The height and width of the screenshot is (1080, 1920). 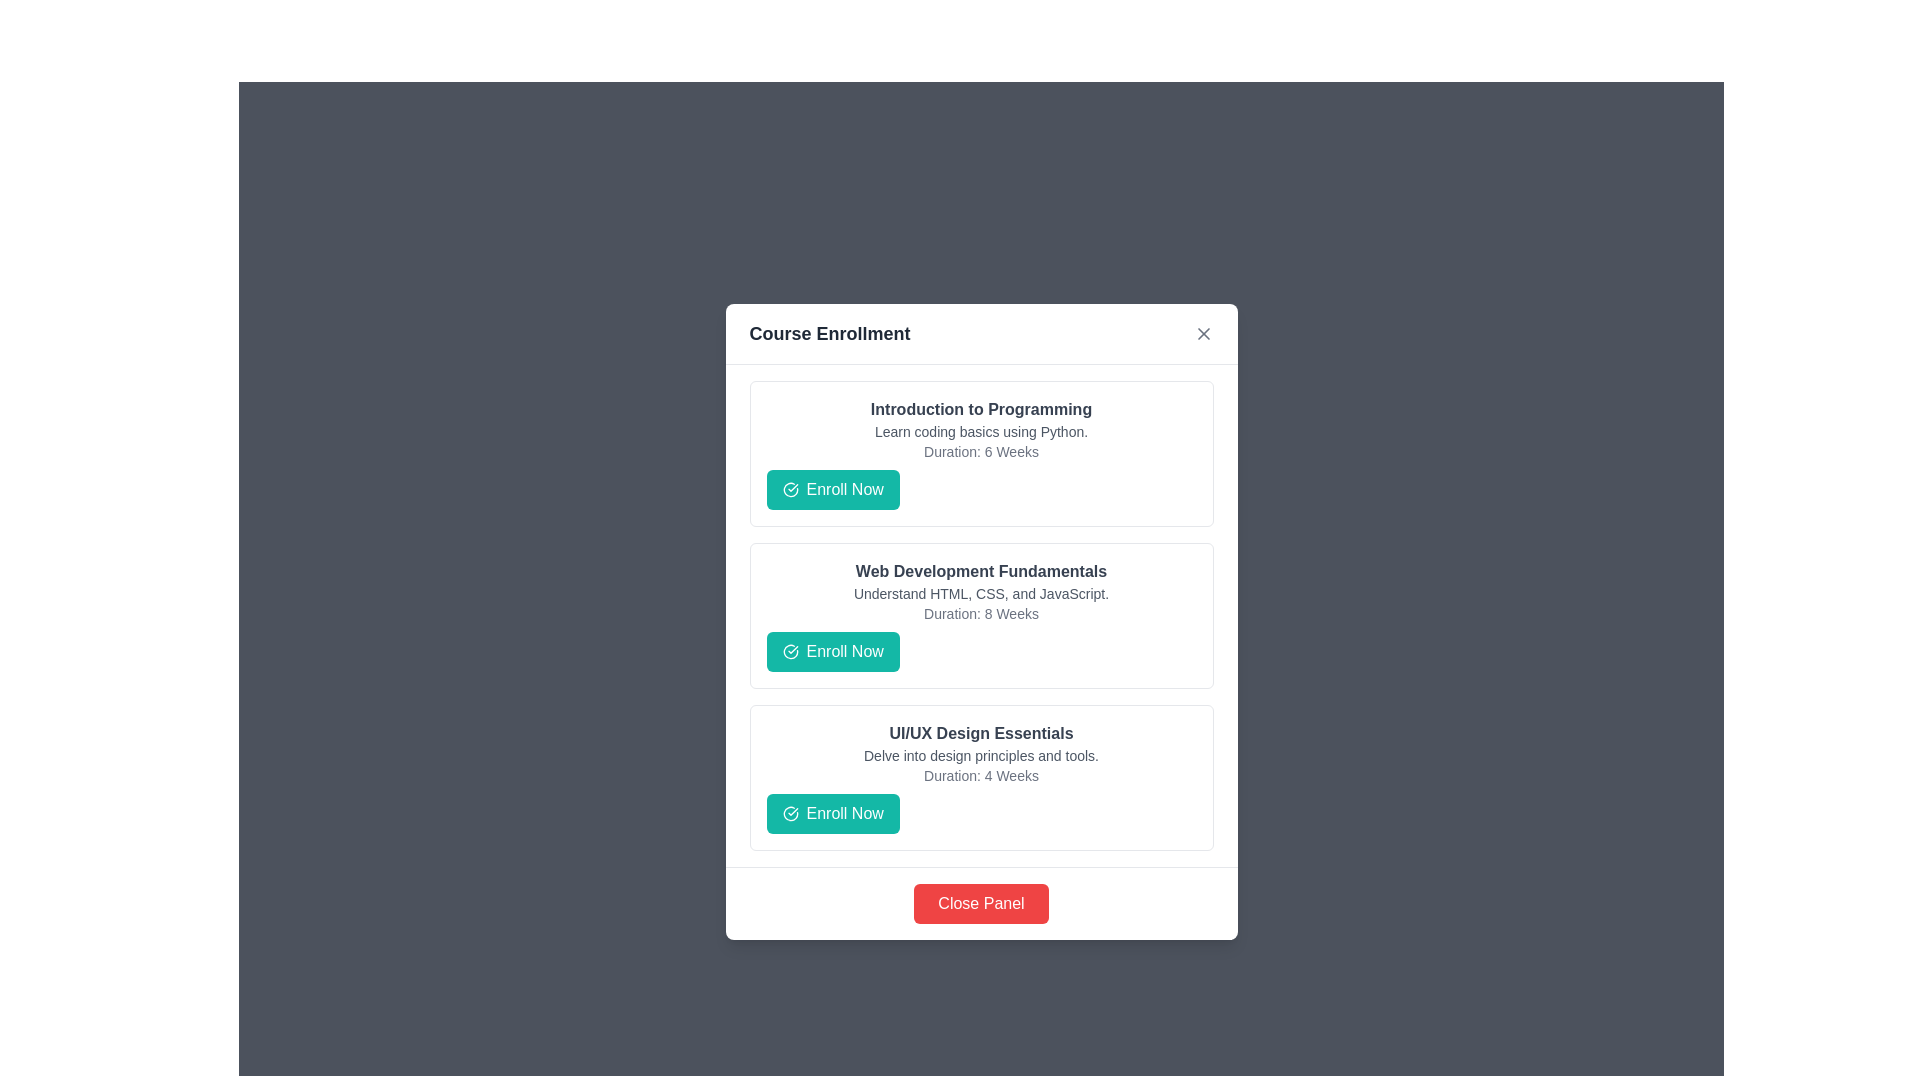 What do you see at coordinates (981, 777) in the screenshot?
I see `course details from the 'UI/UX Design Essentials' card located in the third position of the vertical stack within the modal dialog` at bounding box center [981, 777].